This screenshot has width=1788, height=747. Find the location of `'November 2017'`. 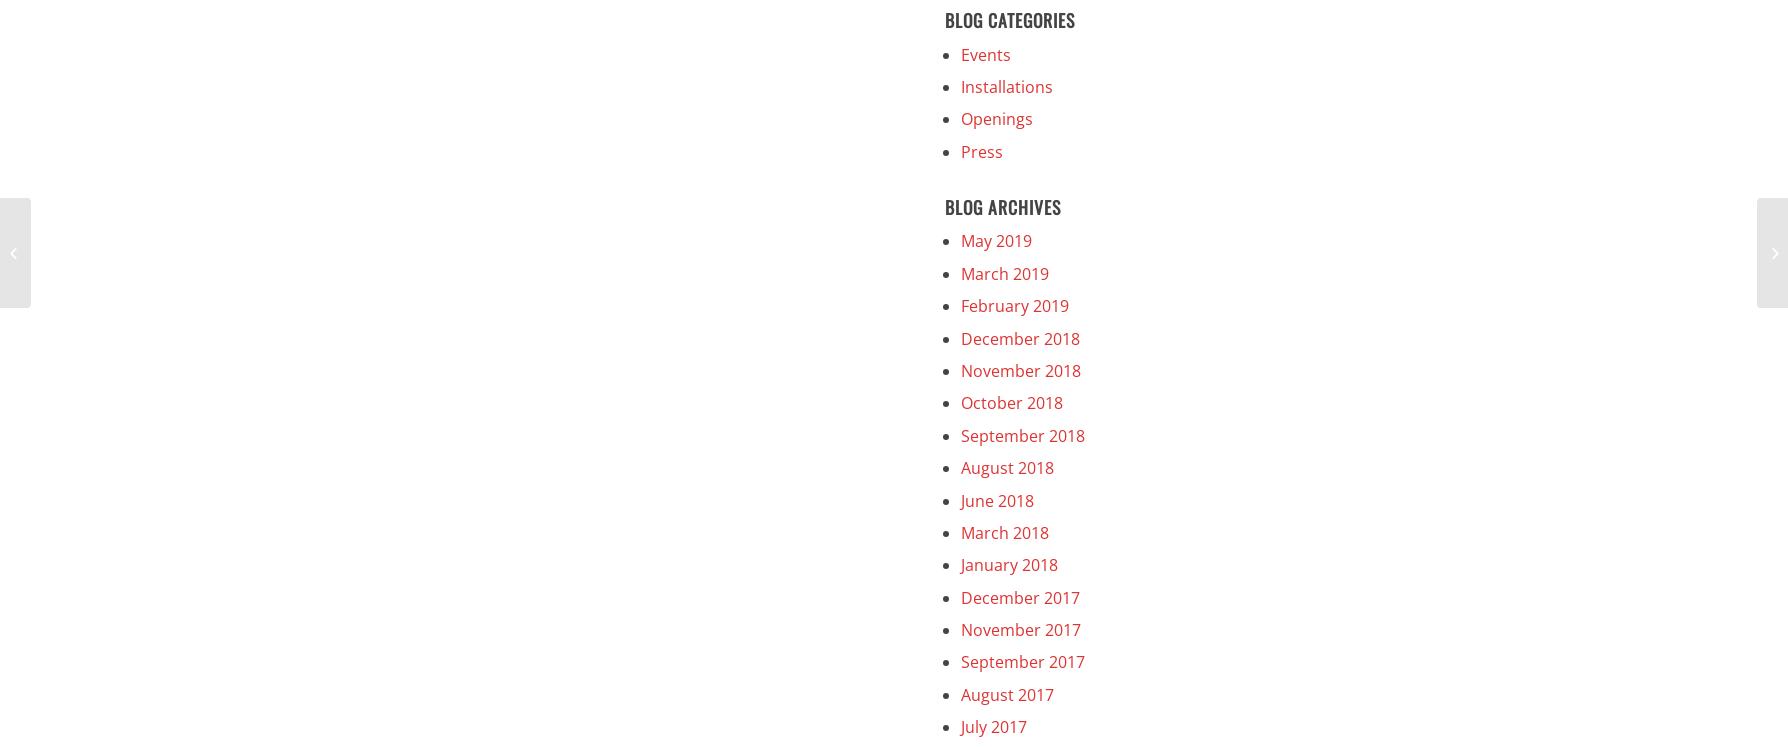

'November 2017' is located at coordinates (1020, 629).